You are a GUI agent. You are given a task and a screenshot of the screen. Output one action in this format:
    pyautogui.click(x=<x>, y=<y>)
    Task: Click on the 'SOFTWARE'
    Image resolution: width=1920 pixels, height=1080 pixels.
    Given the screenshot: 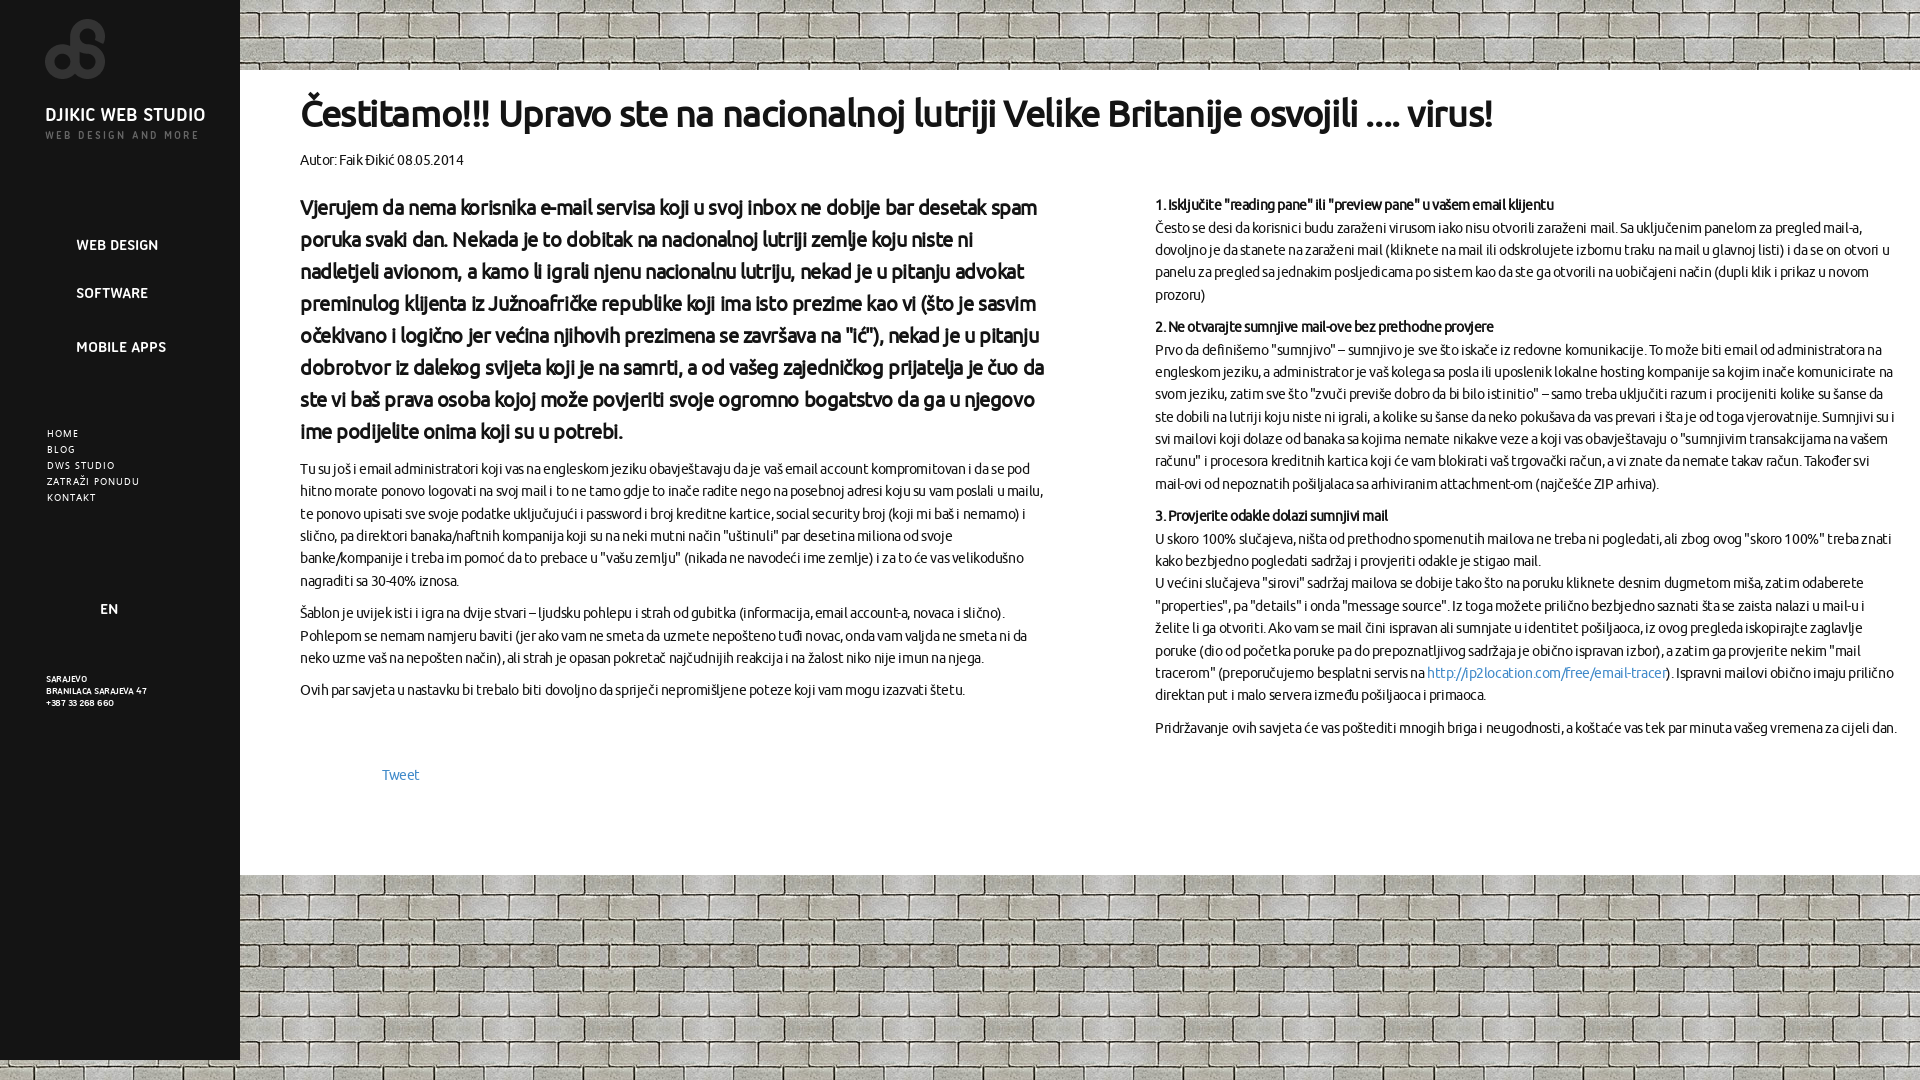 What is the action you would take?
    pyautogui.click(x=110, y=293)
    